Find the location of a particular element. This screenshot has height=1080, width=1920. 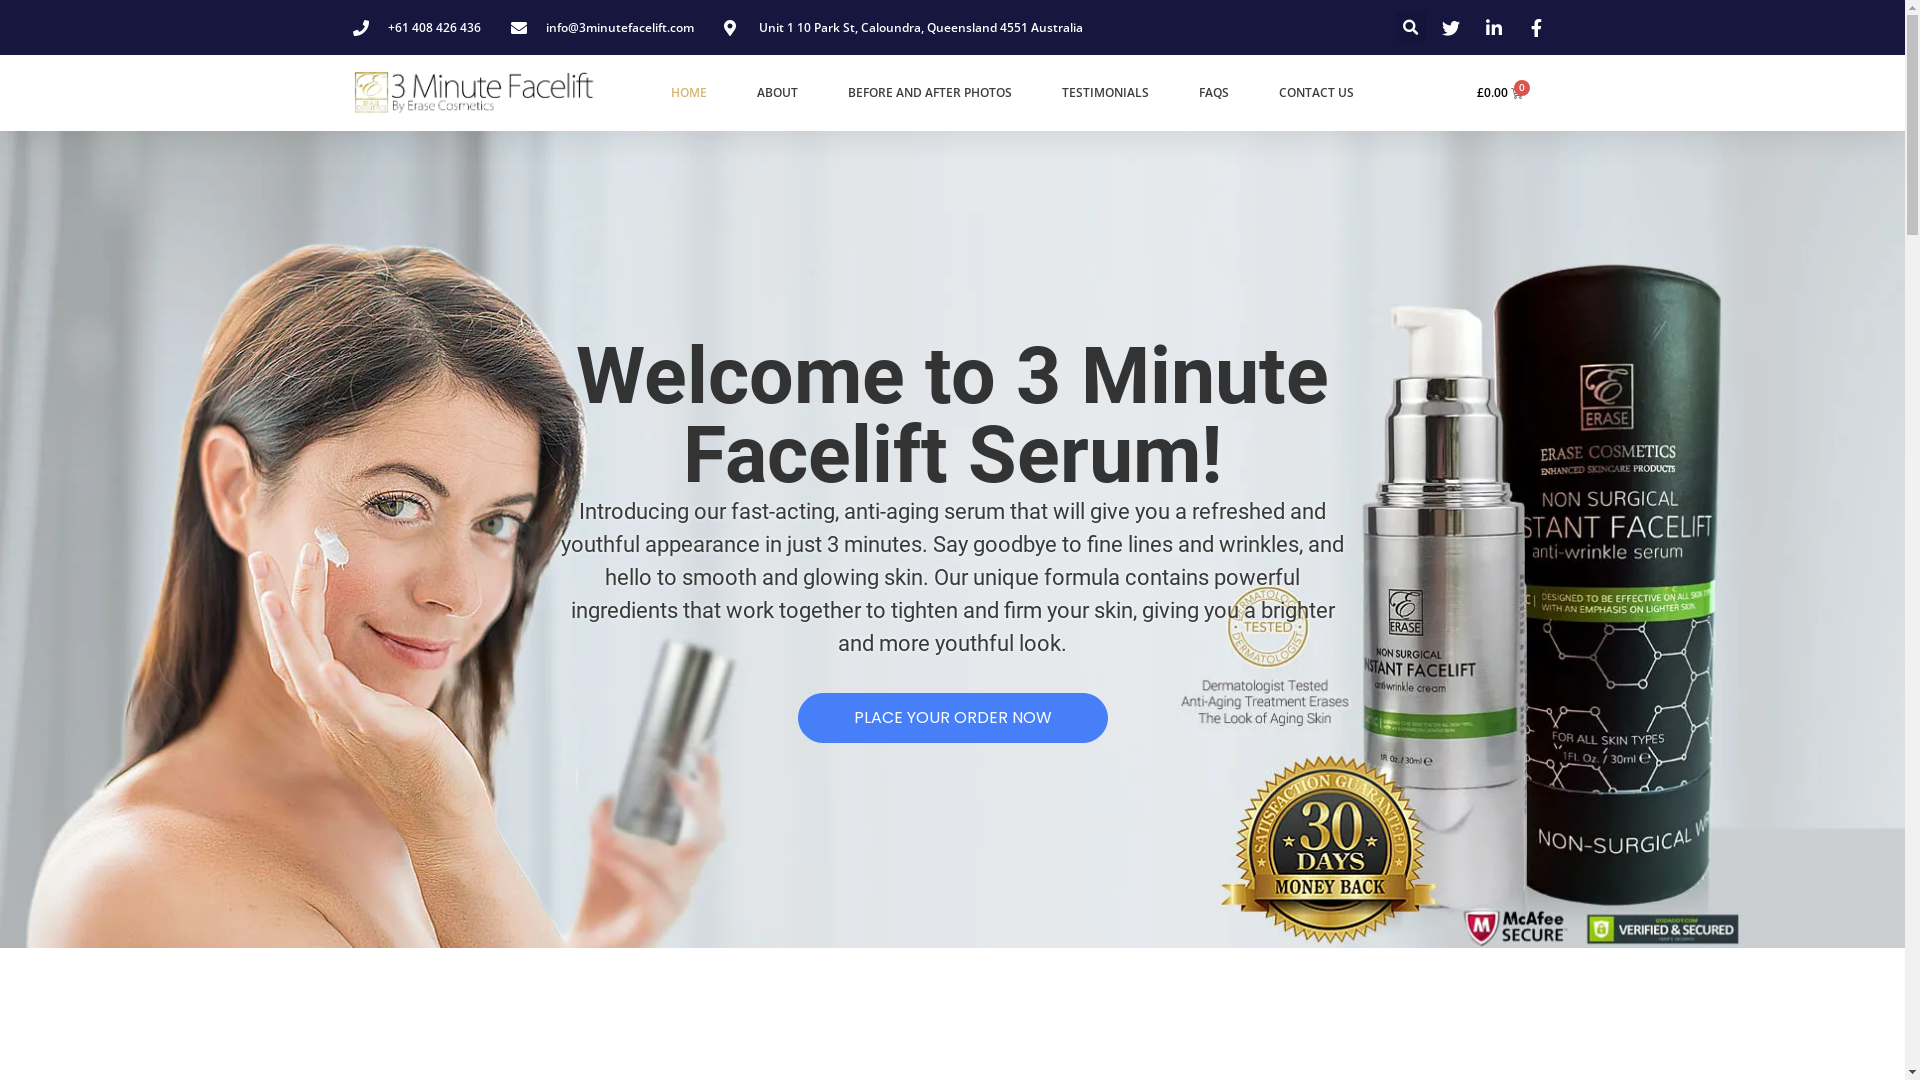

'TESTIMONIALS' is located at coordinates (1060, 92).